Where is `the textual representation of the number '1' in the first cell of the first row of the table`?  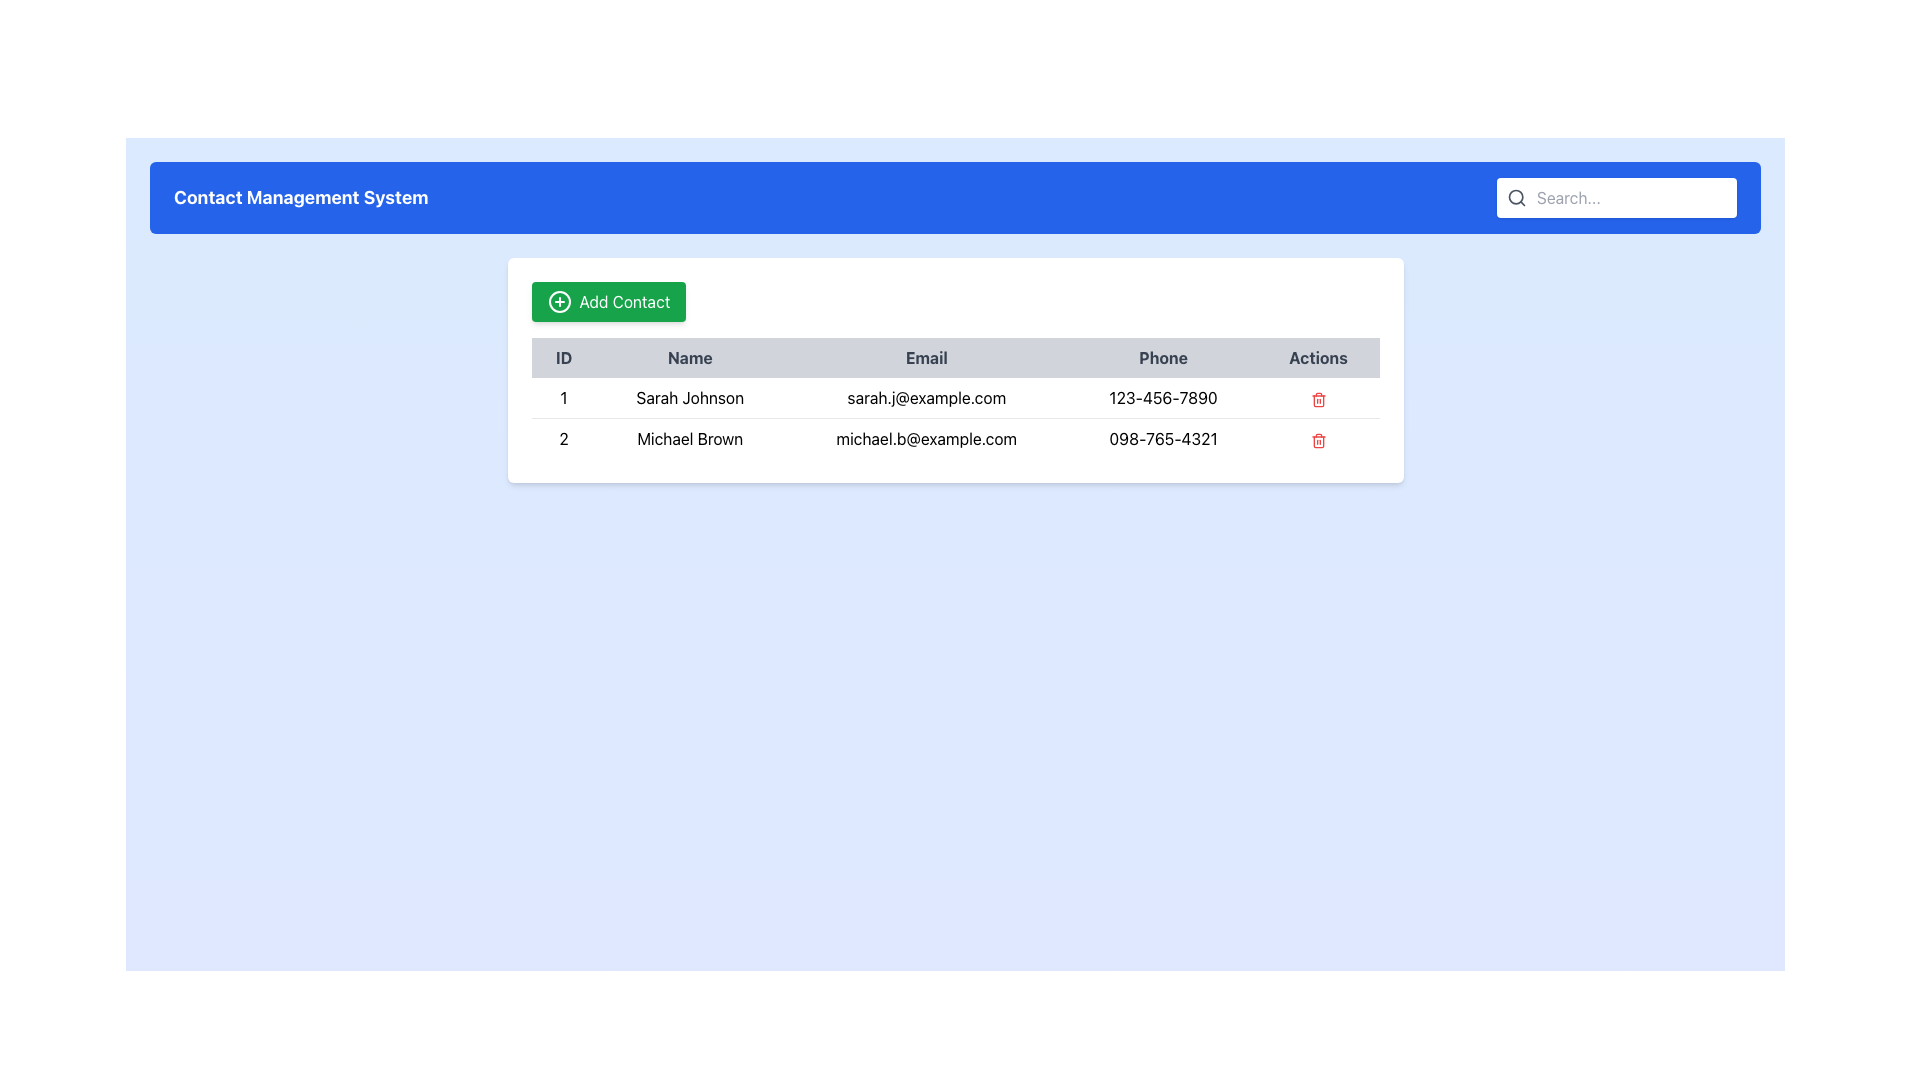 the textual representation of the number '1' in the first cell of the first row of the table is located at coordinates (563, 397).